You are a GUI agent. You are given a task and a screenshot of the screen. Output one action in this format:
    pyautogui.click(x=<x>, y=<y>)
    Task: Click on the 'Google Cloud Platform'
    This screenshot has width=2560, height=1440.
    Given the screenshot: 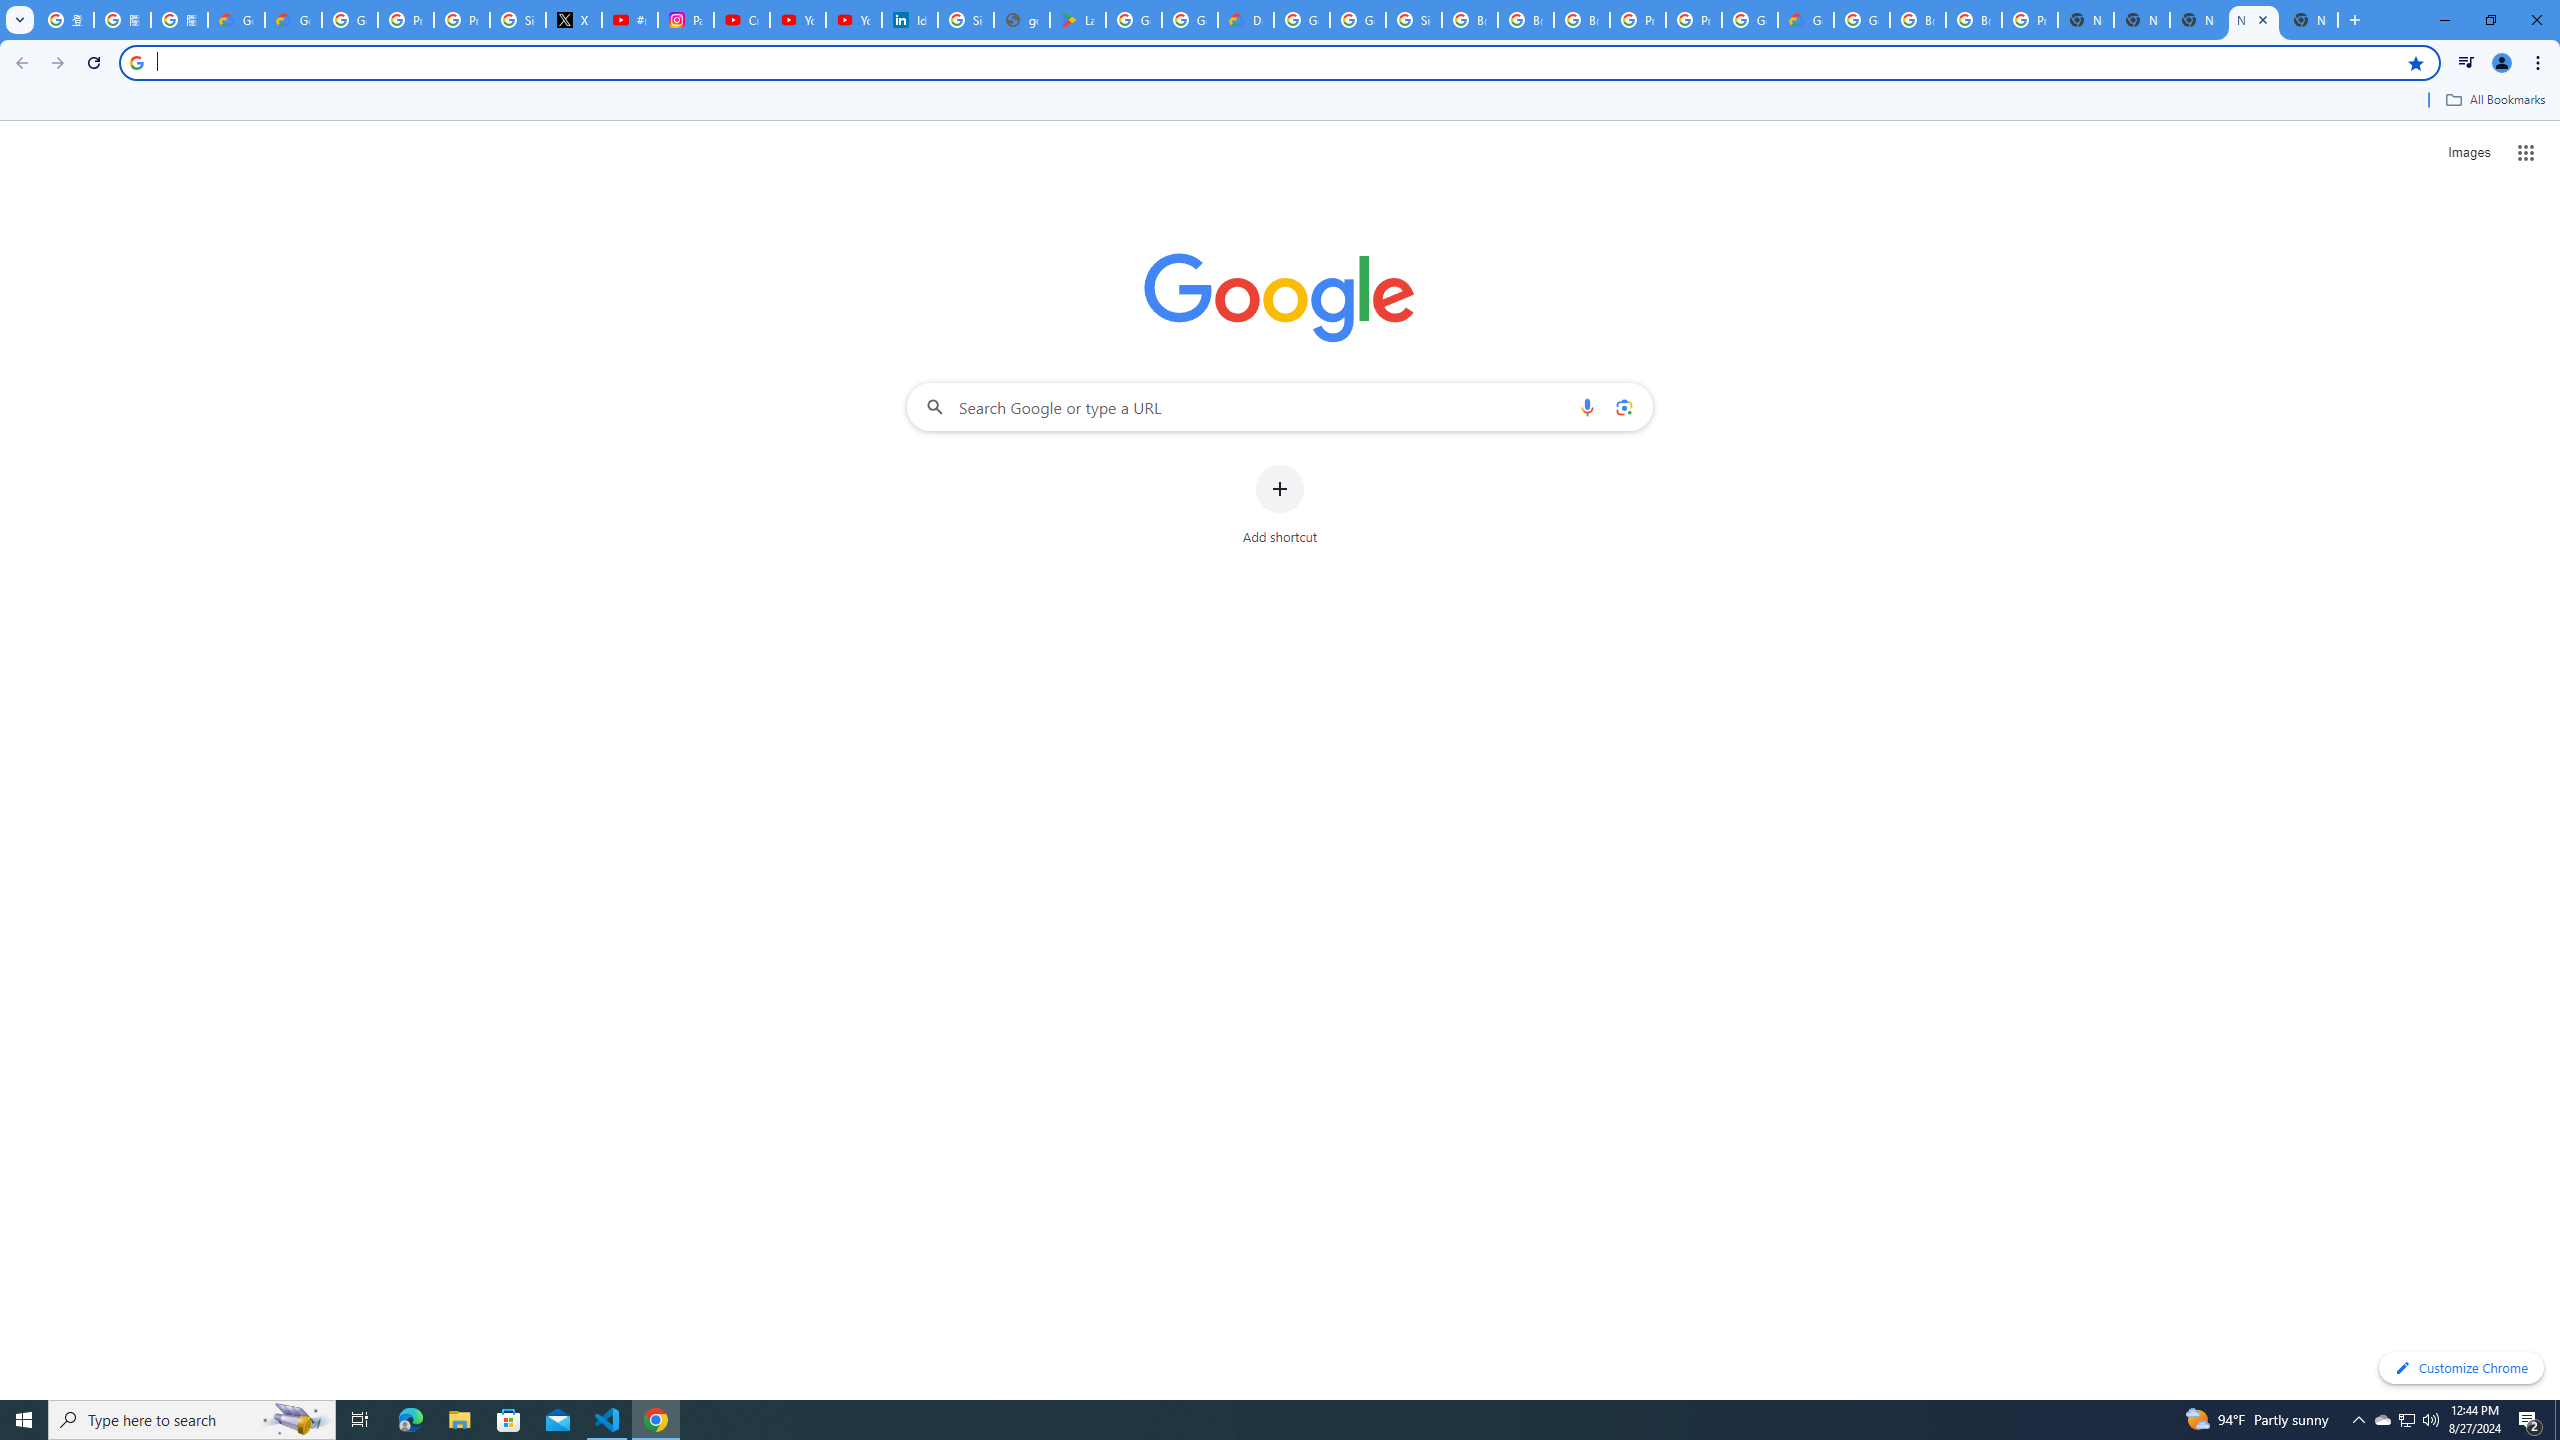 What is the action you would take?
    pyautogui.click(x=1862, y=19)
    